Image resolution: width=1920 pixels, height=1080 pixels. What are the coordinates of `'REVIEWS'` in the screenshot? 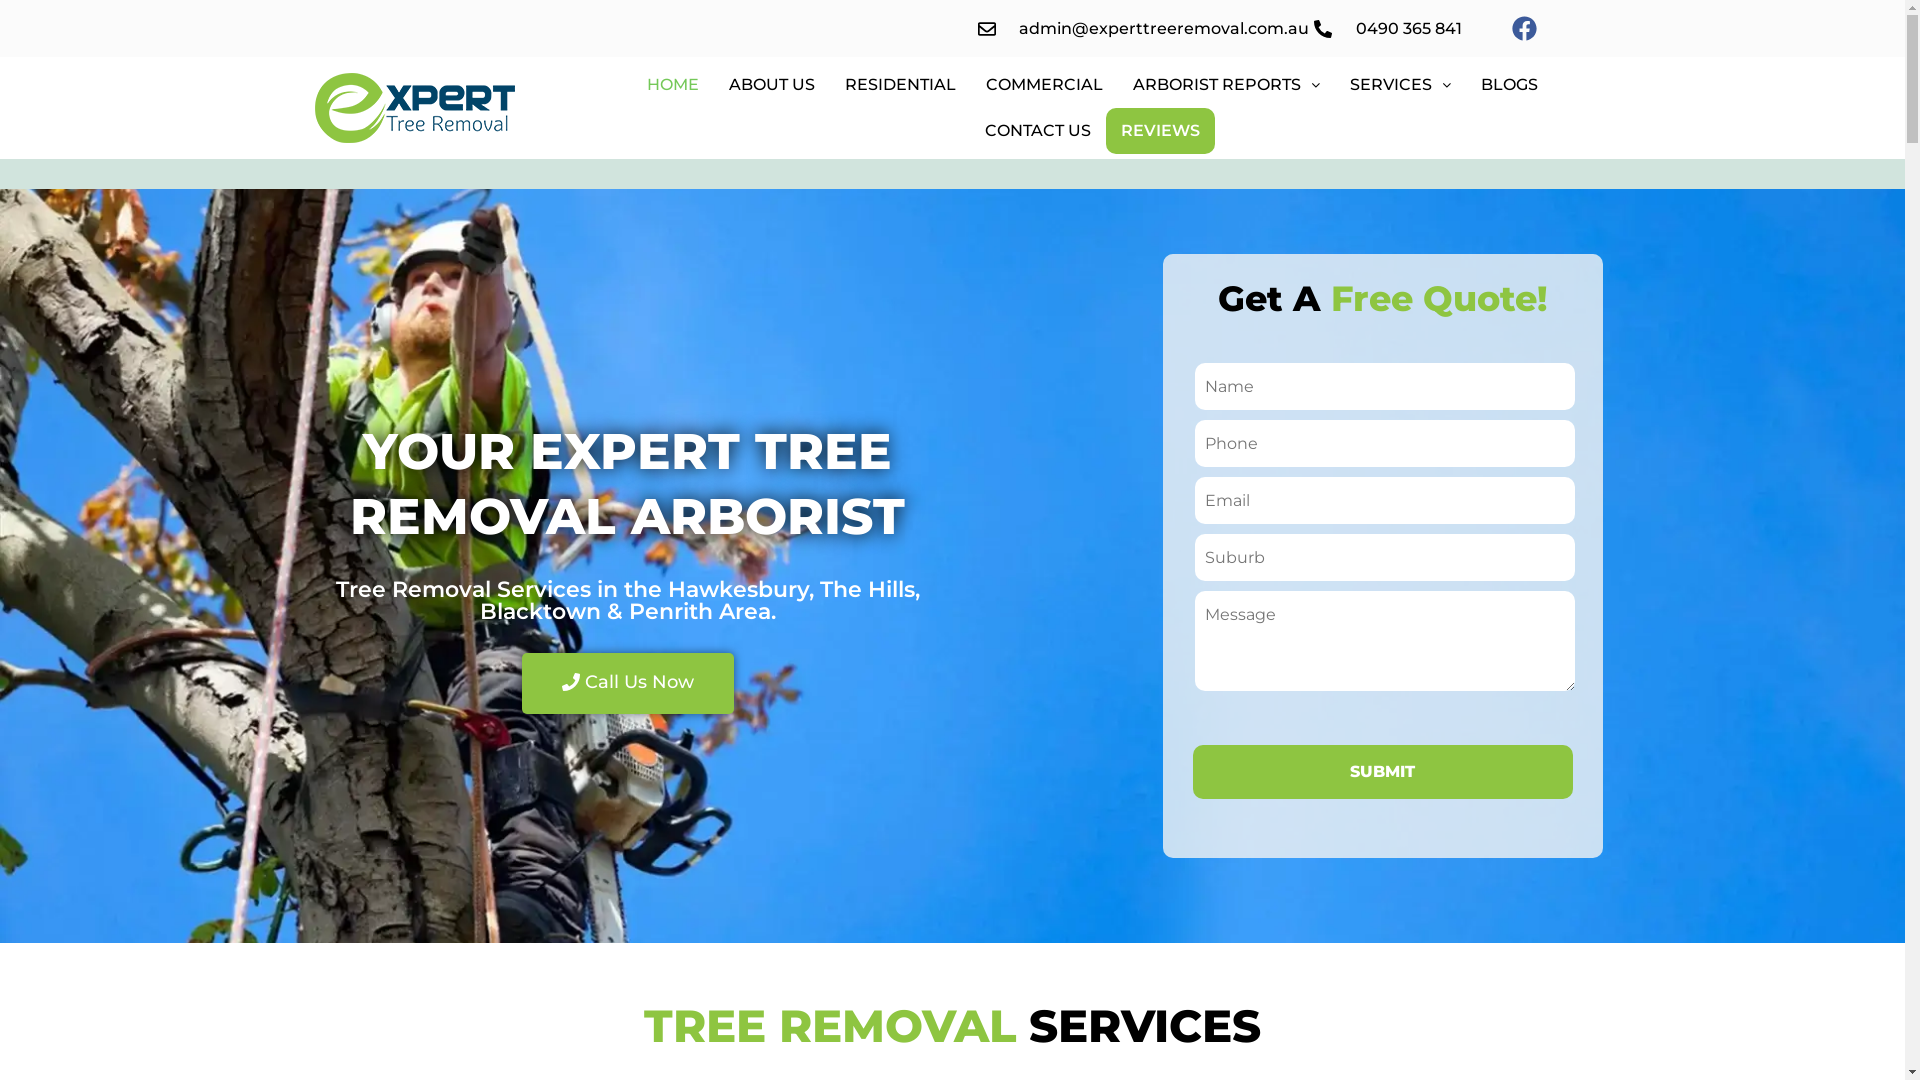 It's located at (1160, 131).